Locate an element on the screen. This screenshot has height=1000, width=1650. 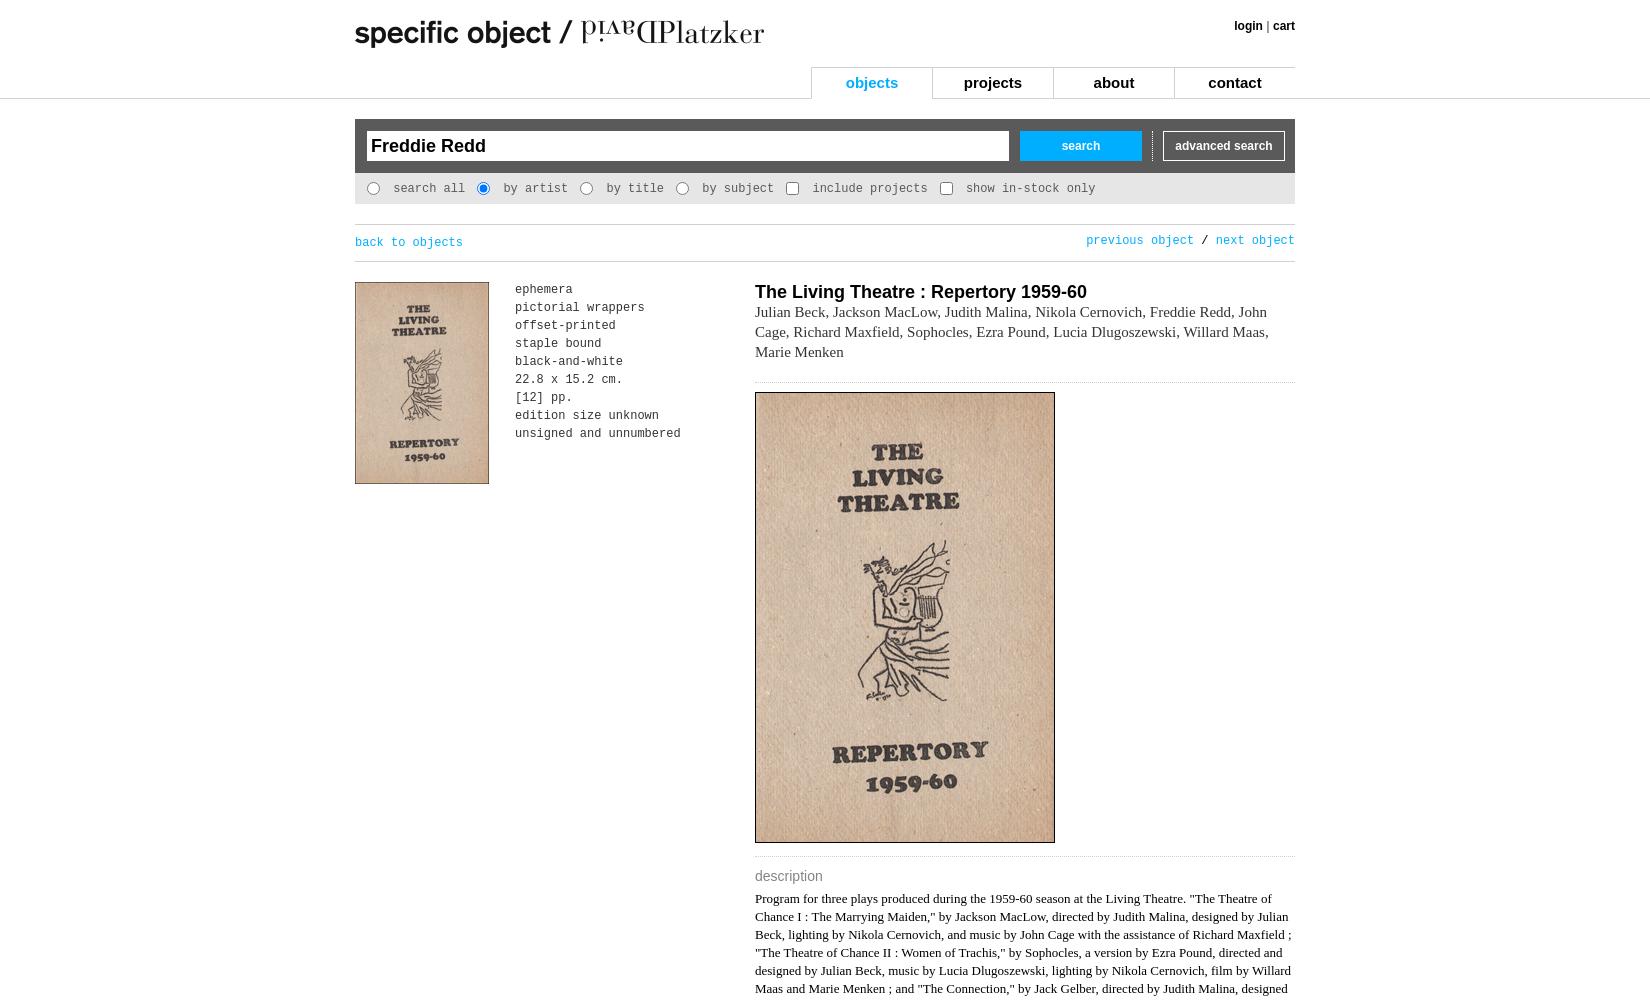
'search all' is located at coordinates (385, 188).